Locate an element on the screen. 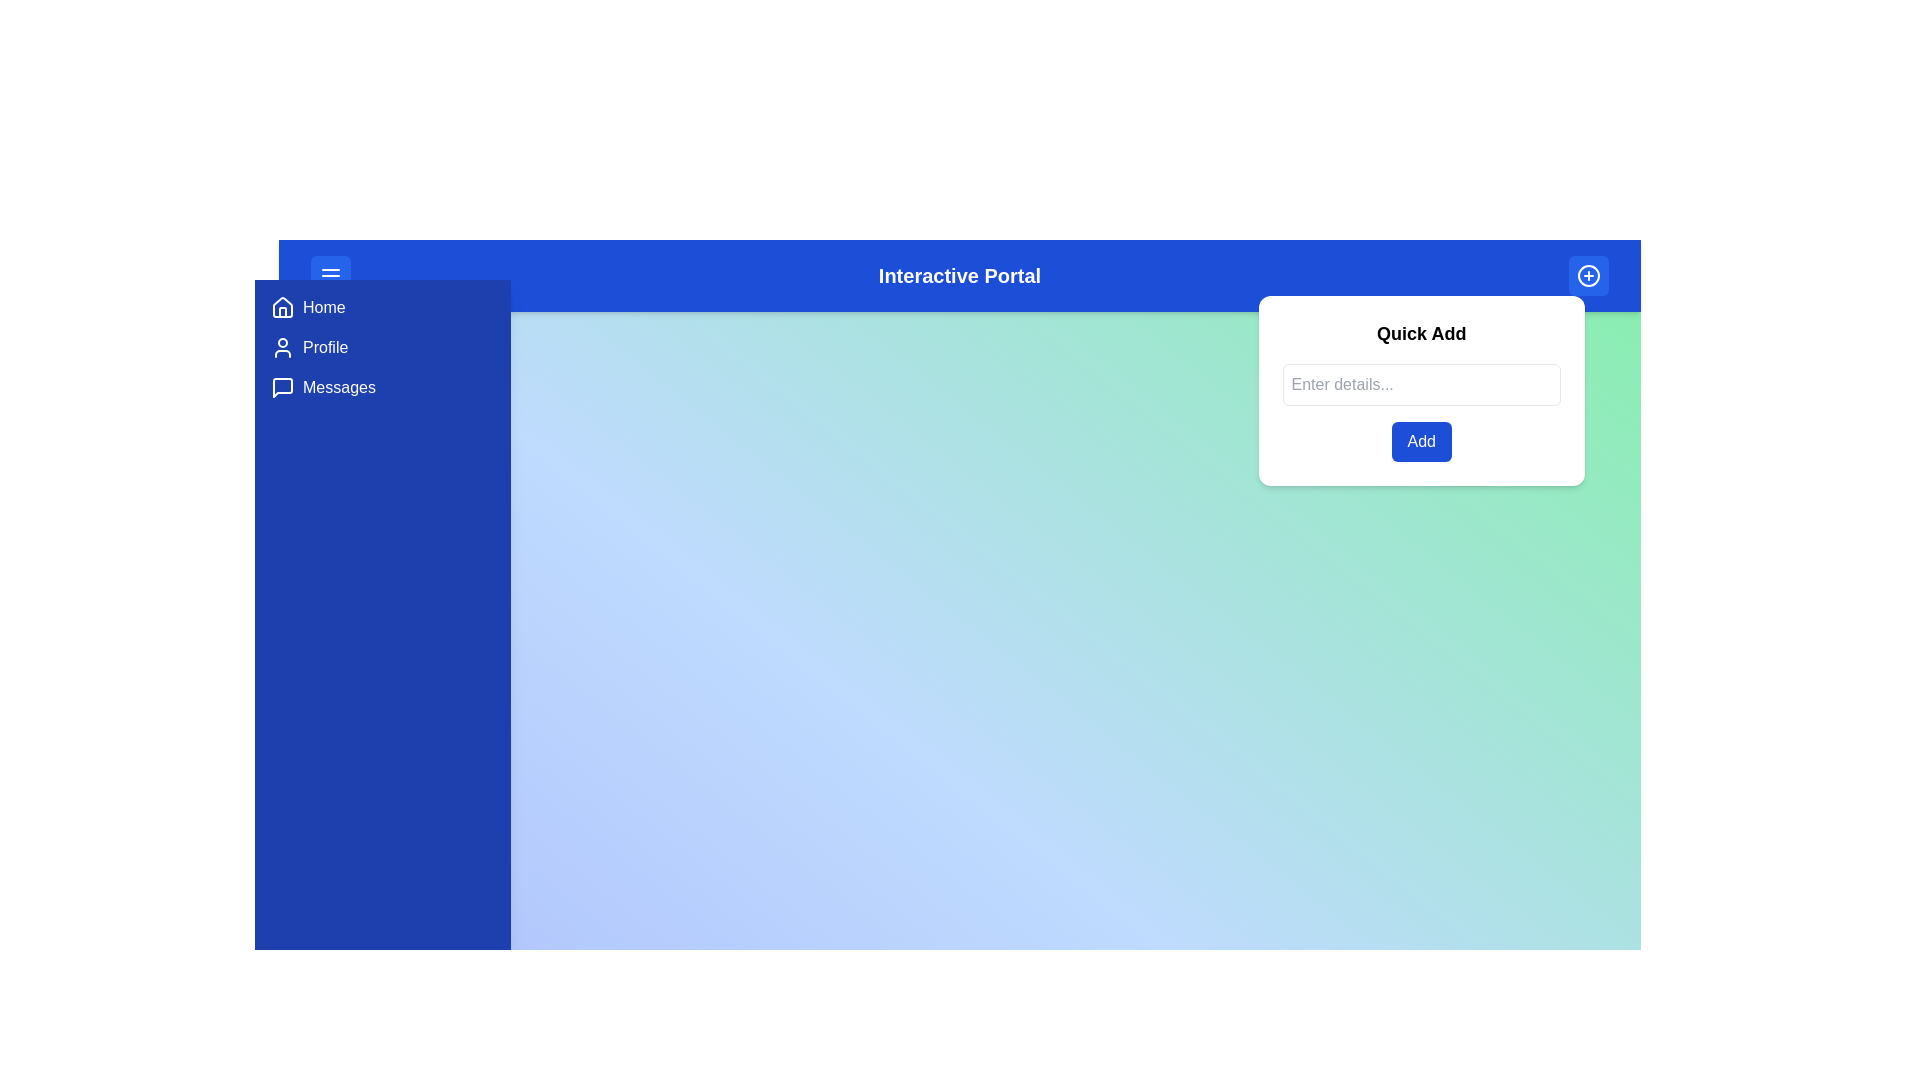 The image size is (1920, 1080). the Profile item from the side navigation menu is located at coordinates (383, 346).